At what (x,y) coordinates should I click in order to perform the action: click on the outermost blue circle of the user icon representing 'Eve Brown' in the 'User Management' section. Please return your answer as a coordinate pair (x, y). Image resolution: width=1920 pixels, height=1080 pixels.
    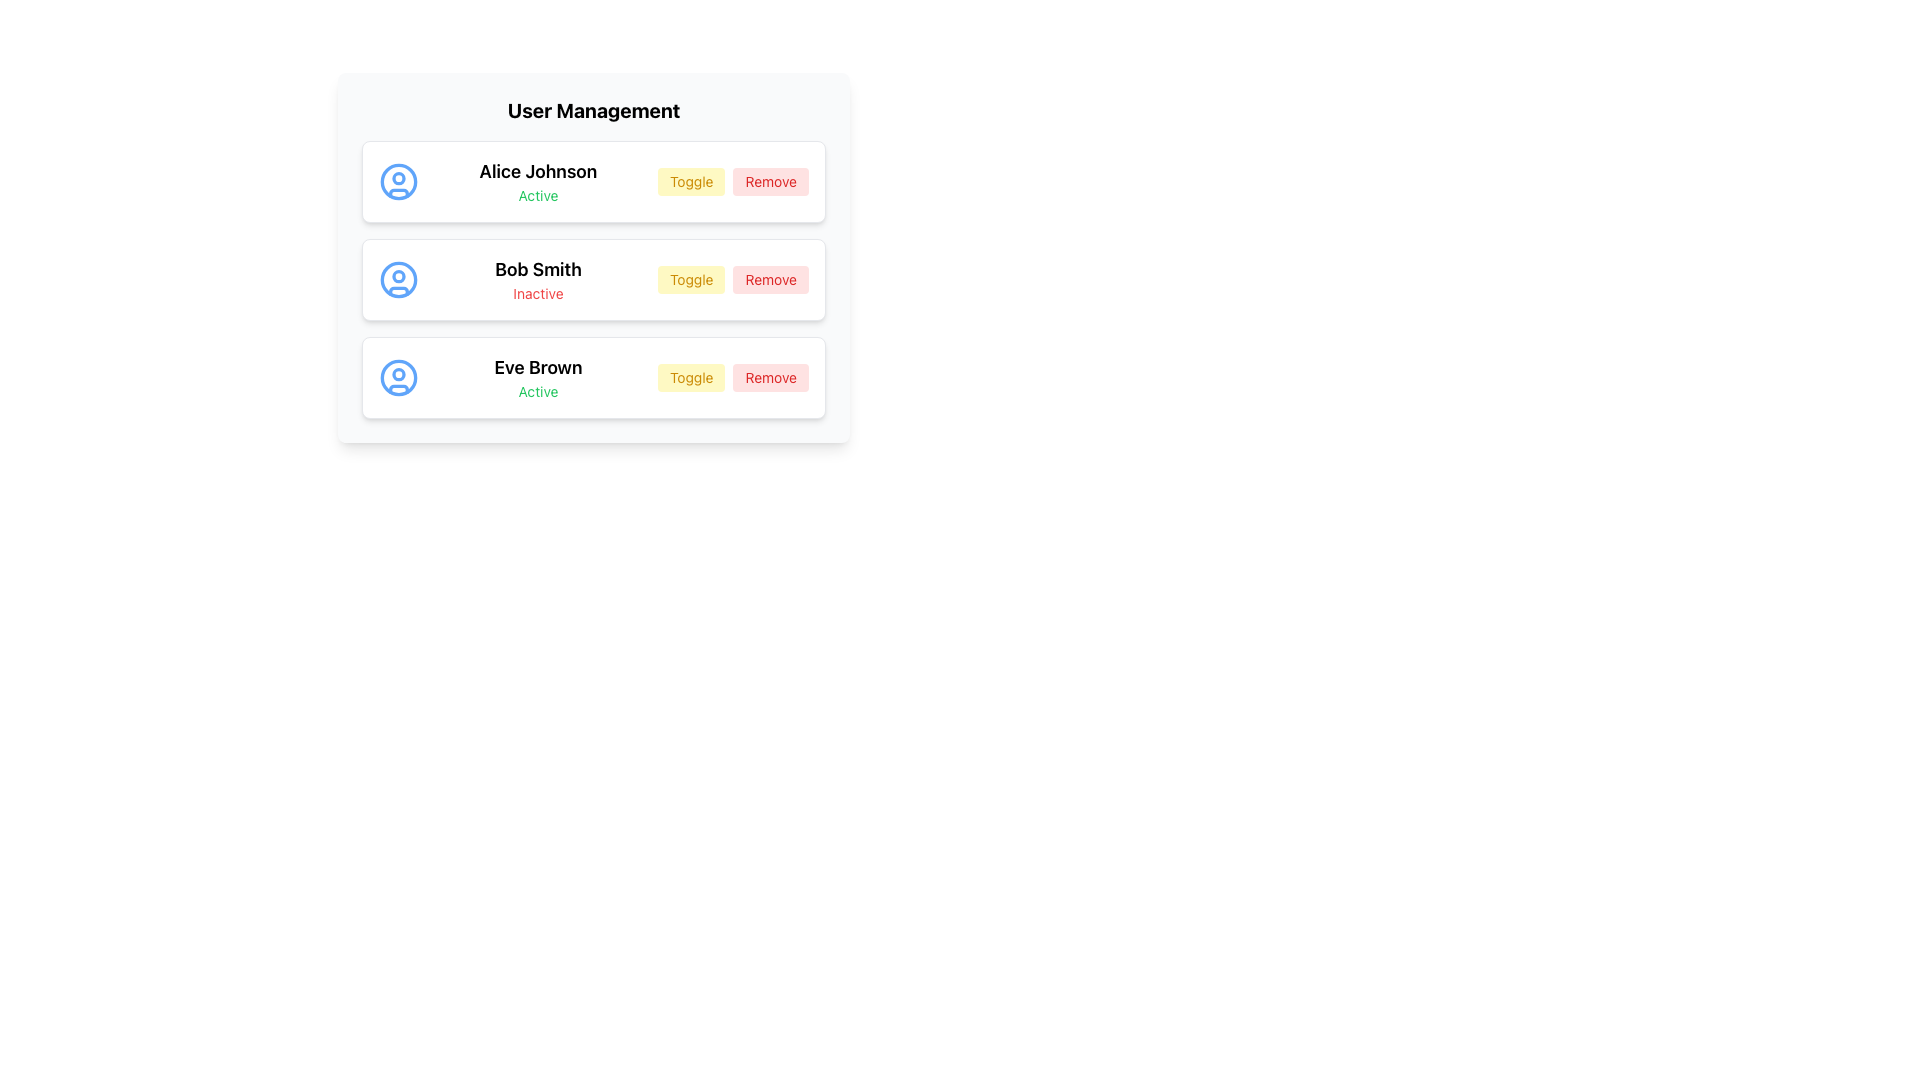
    Looking at the image, I should click on (398, 378).